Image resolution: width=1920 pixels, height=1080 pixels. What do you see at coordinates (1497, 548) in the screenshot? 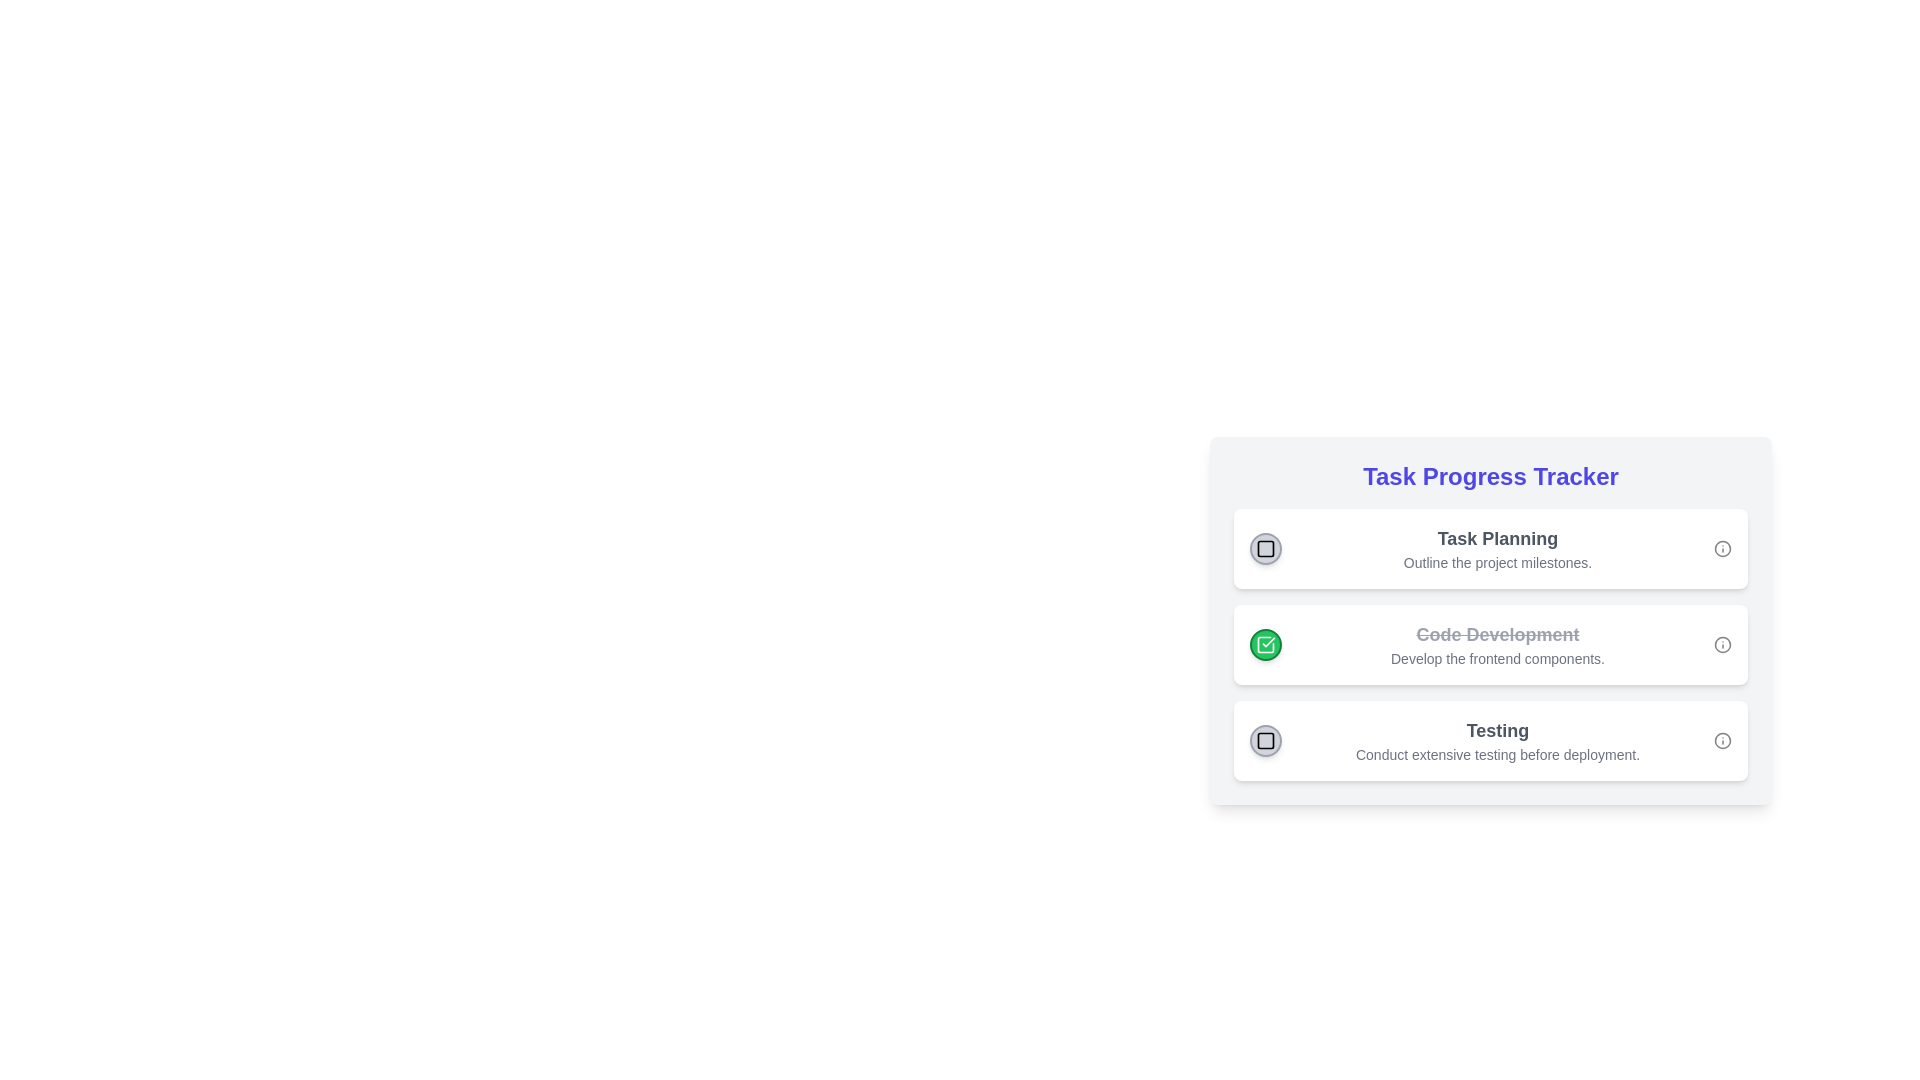
I see `the text display element that shows task information, located centrally within the first card of the 'Task Progress Tracker' list` at bounding box center [1497, 548].